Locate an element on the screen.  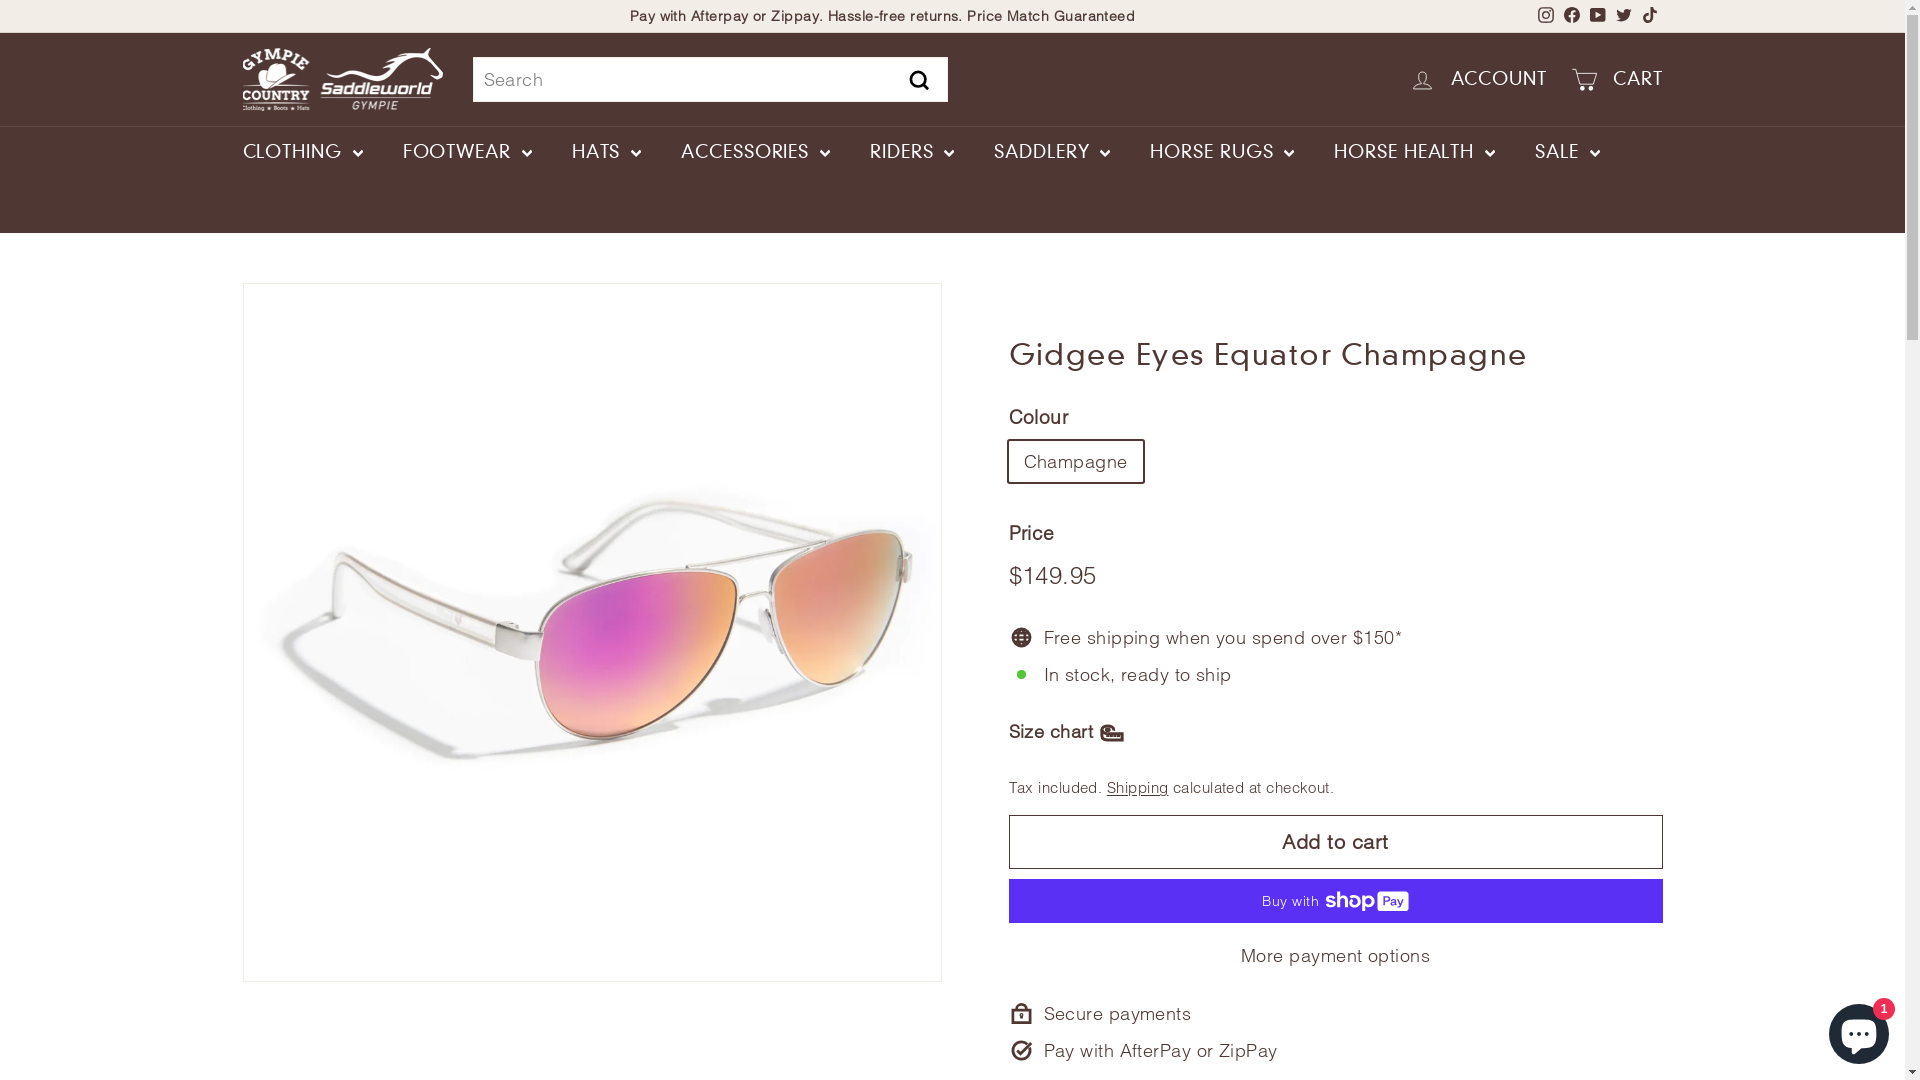
'twitter is located at coordinates (1622, 16).